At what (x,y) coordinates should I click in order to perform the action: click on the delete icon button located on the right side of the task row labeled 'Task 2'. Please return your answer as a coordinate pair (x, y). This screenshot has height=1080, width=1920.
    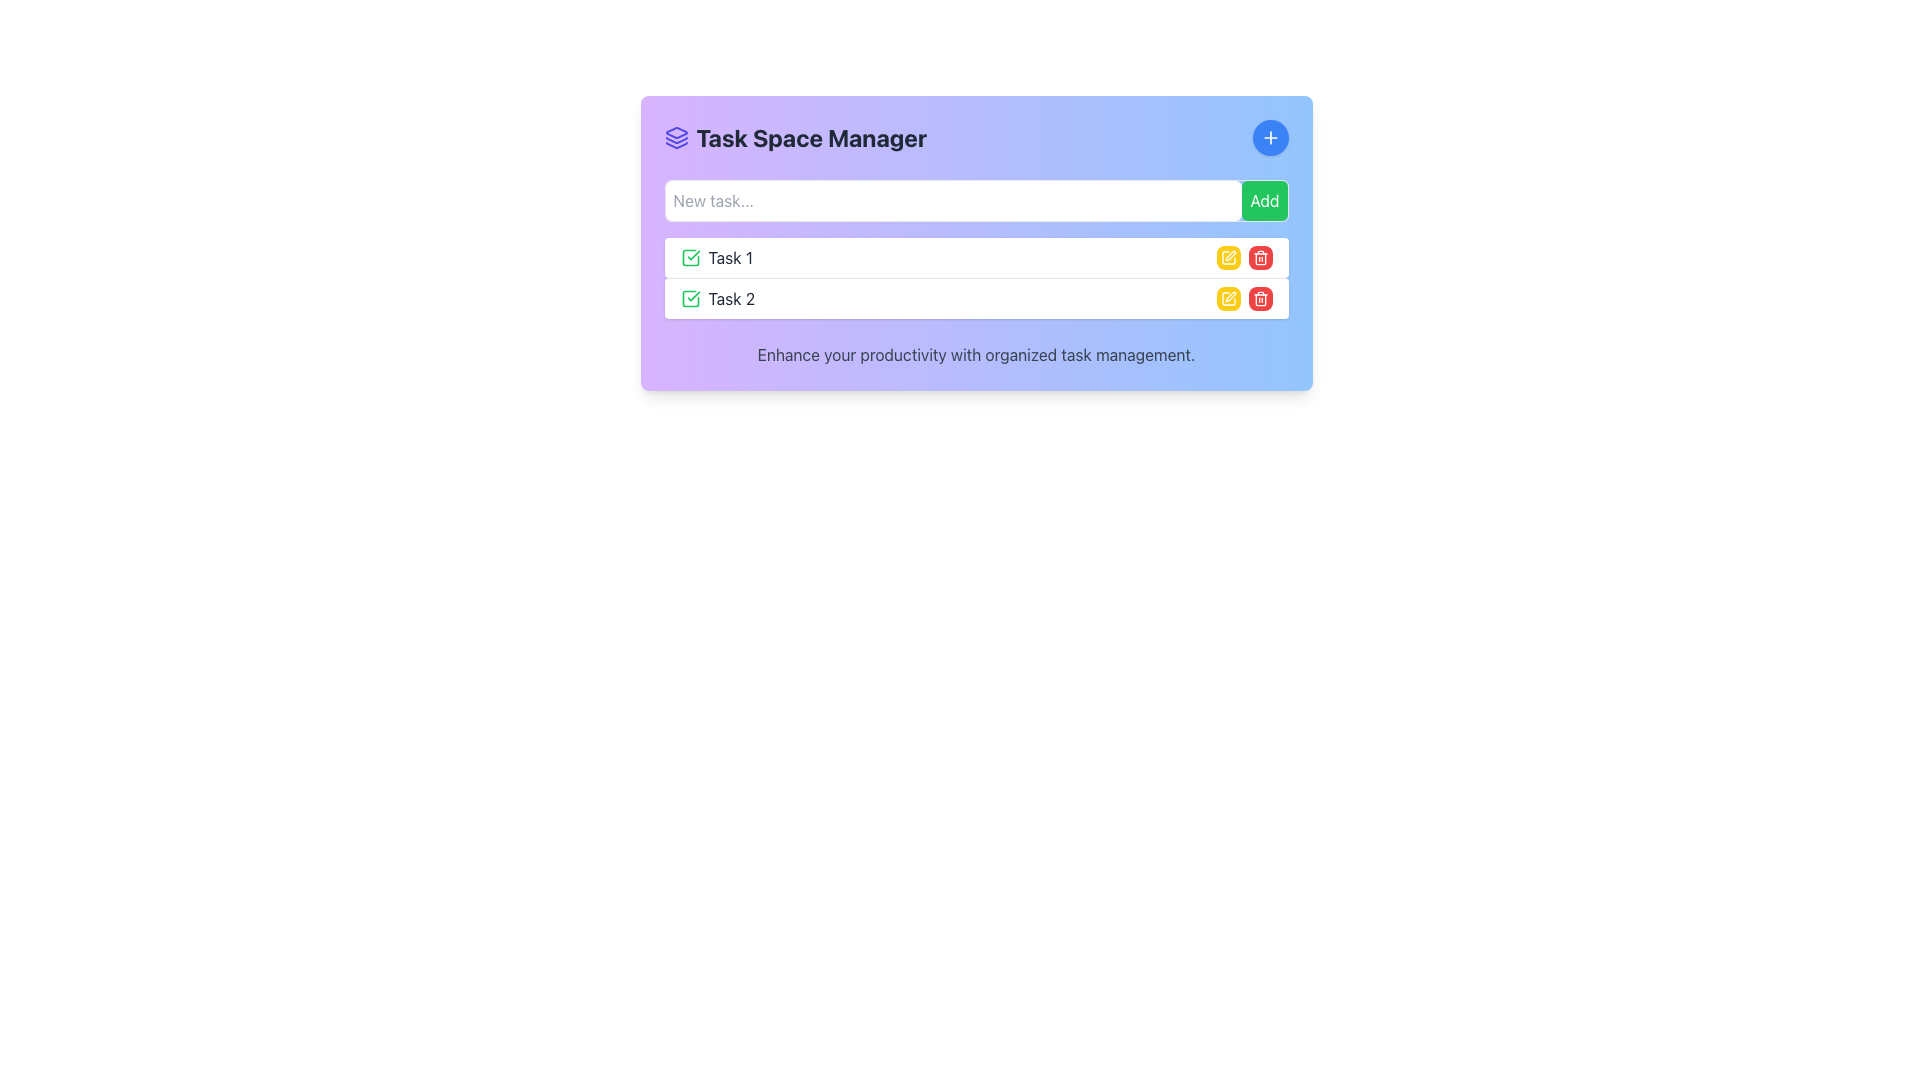
    Looking at the image, I should click on (1259, 257).